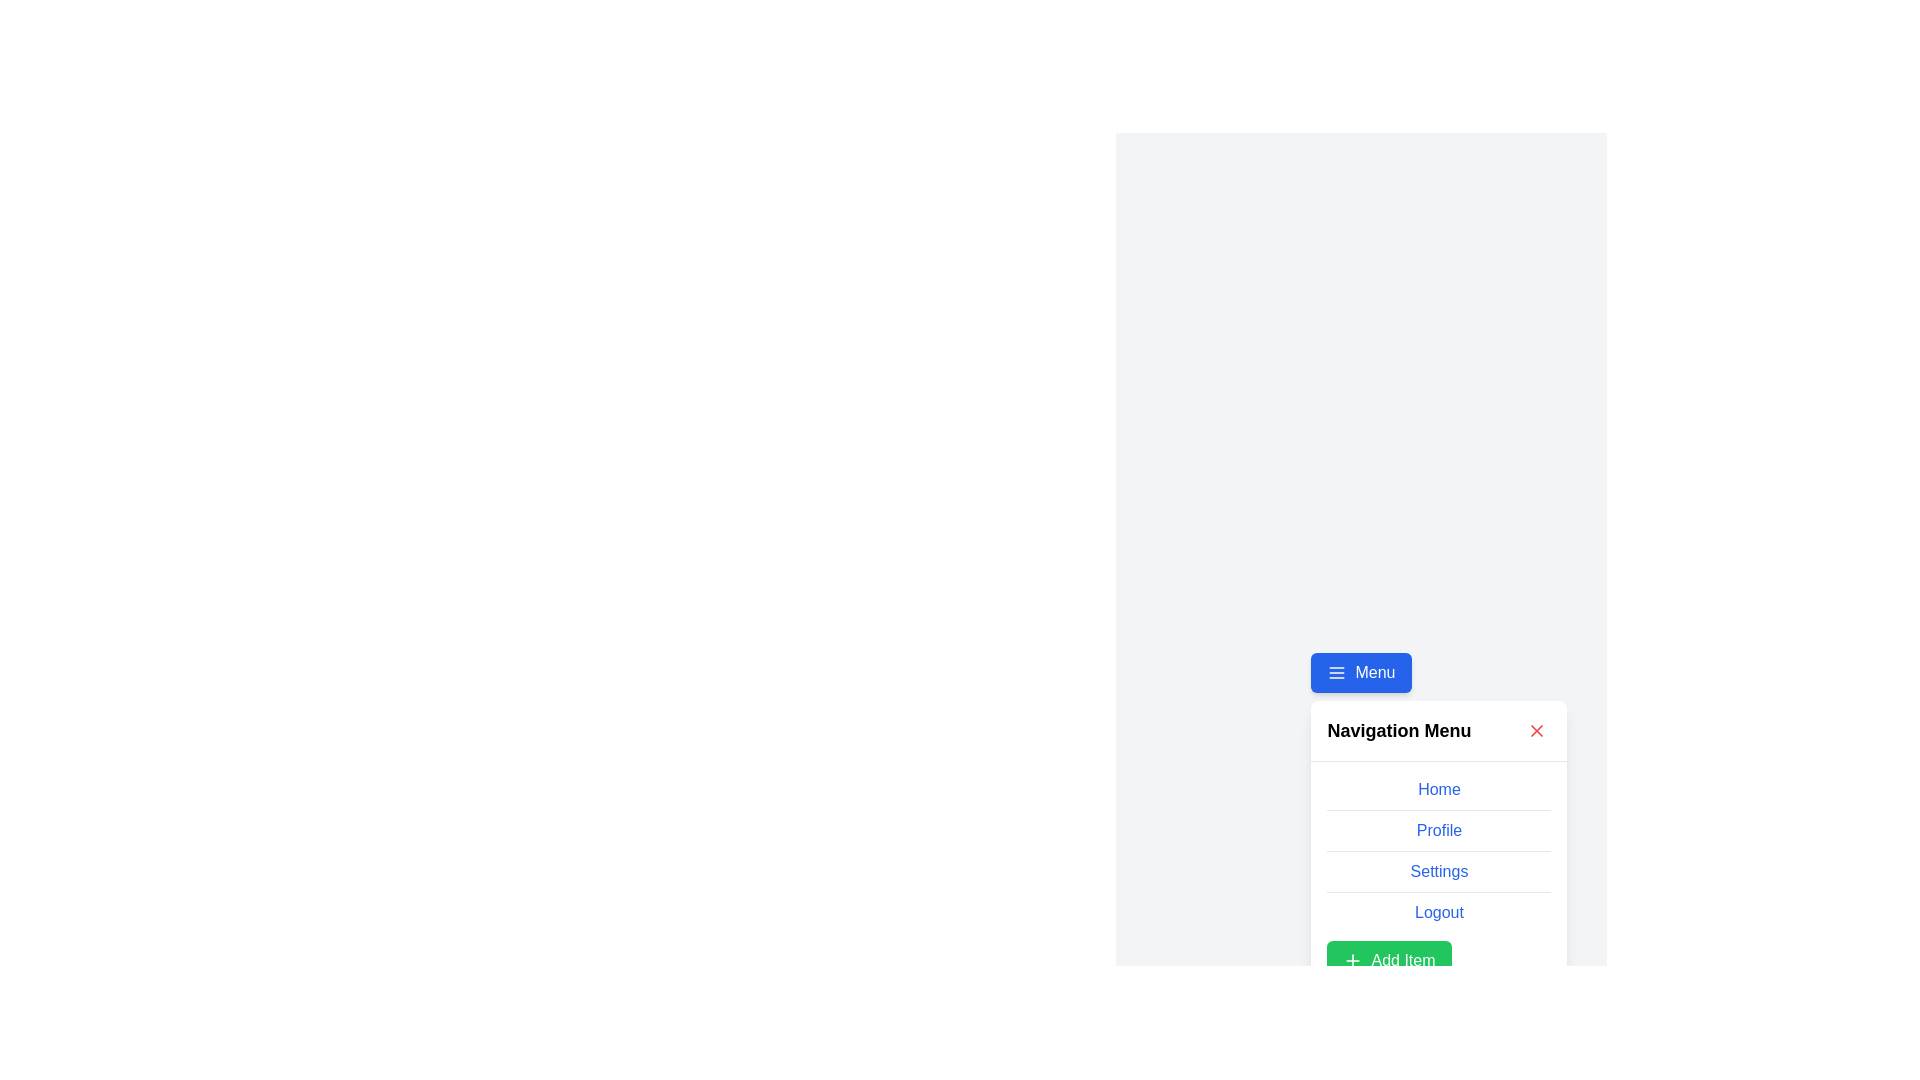 The height and width of the screenshot is (1080, 1920). I want to click on the second item in the vertical list of the 'Navigation Menu' dropdown, which is a link to the Profile page, so click(1438, 830).